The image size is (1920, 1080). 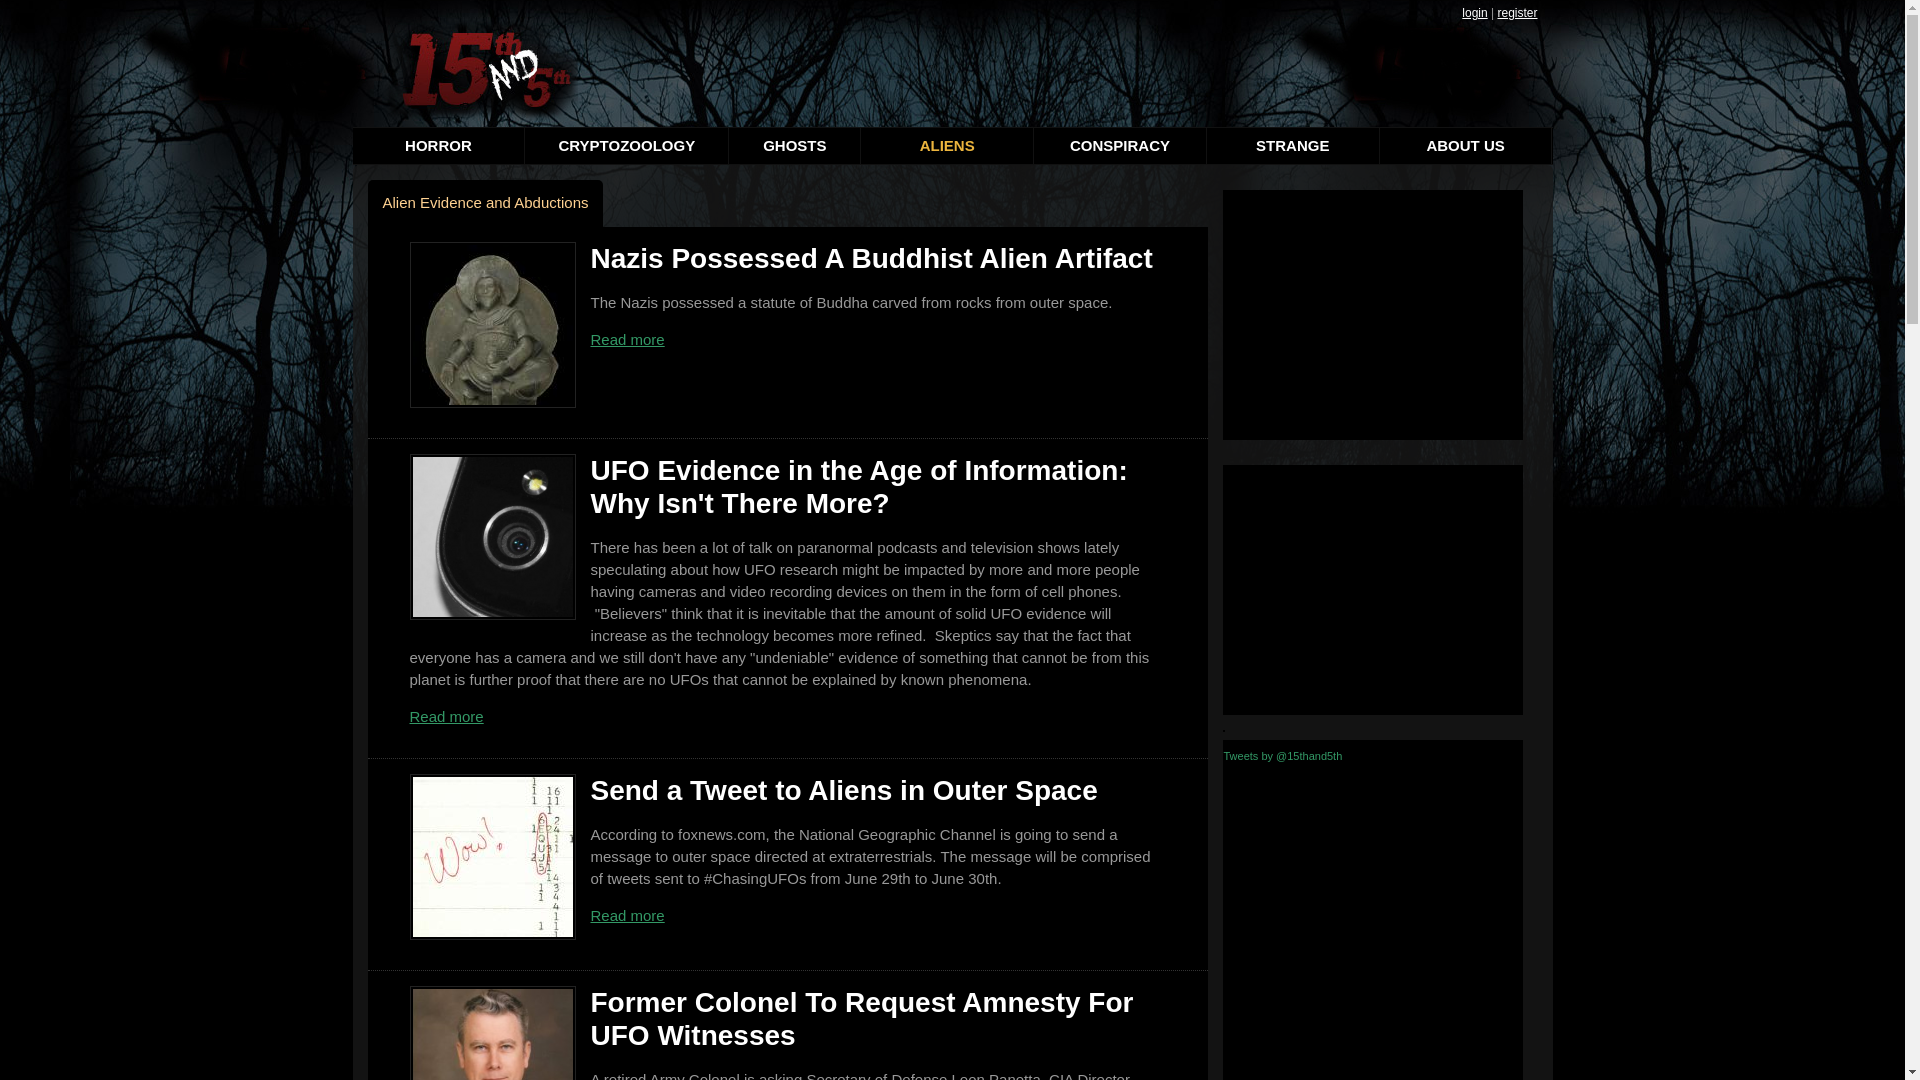 What do you see at coordinates (1474, 12) in the screenshot?
I see `'login'` at bounding box center [1474, 12].